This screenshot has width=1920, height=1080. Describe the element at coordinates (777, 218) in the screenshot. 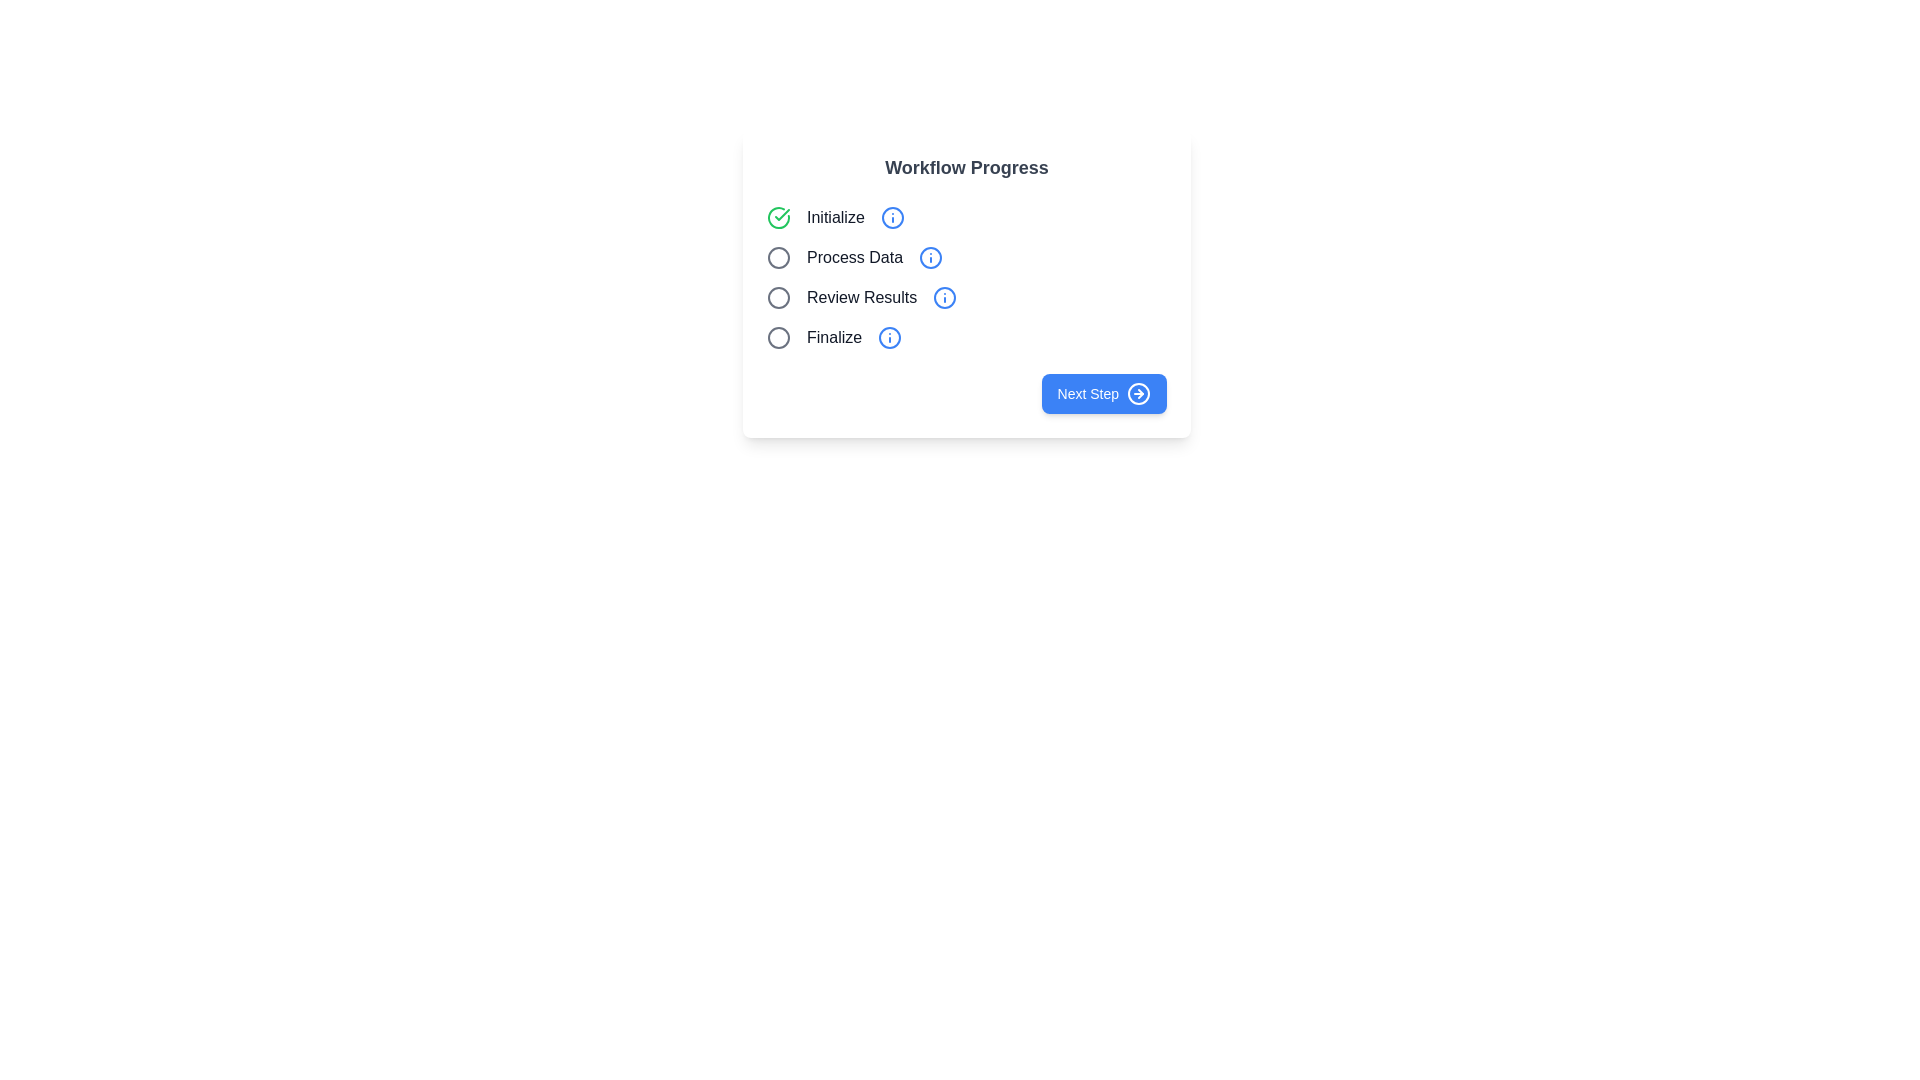

I see `the Circular success indicator with a checkmark, which represents the completion state of the 'Initialize' step in the workflow progress, located to the left of the 'Initialize' text` at that location.